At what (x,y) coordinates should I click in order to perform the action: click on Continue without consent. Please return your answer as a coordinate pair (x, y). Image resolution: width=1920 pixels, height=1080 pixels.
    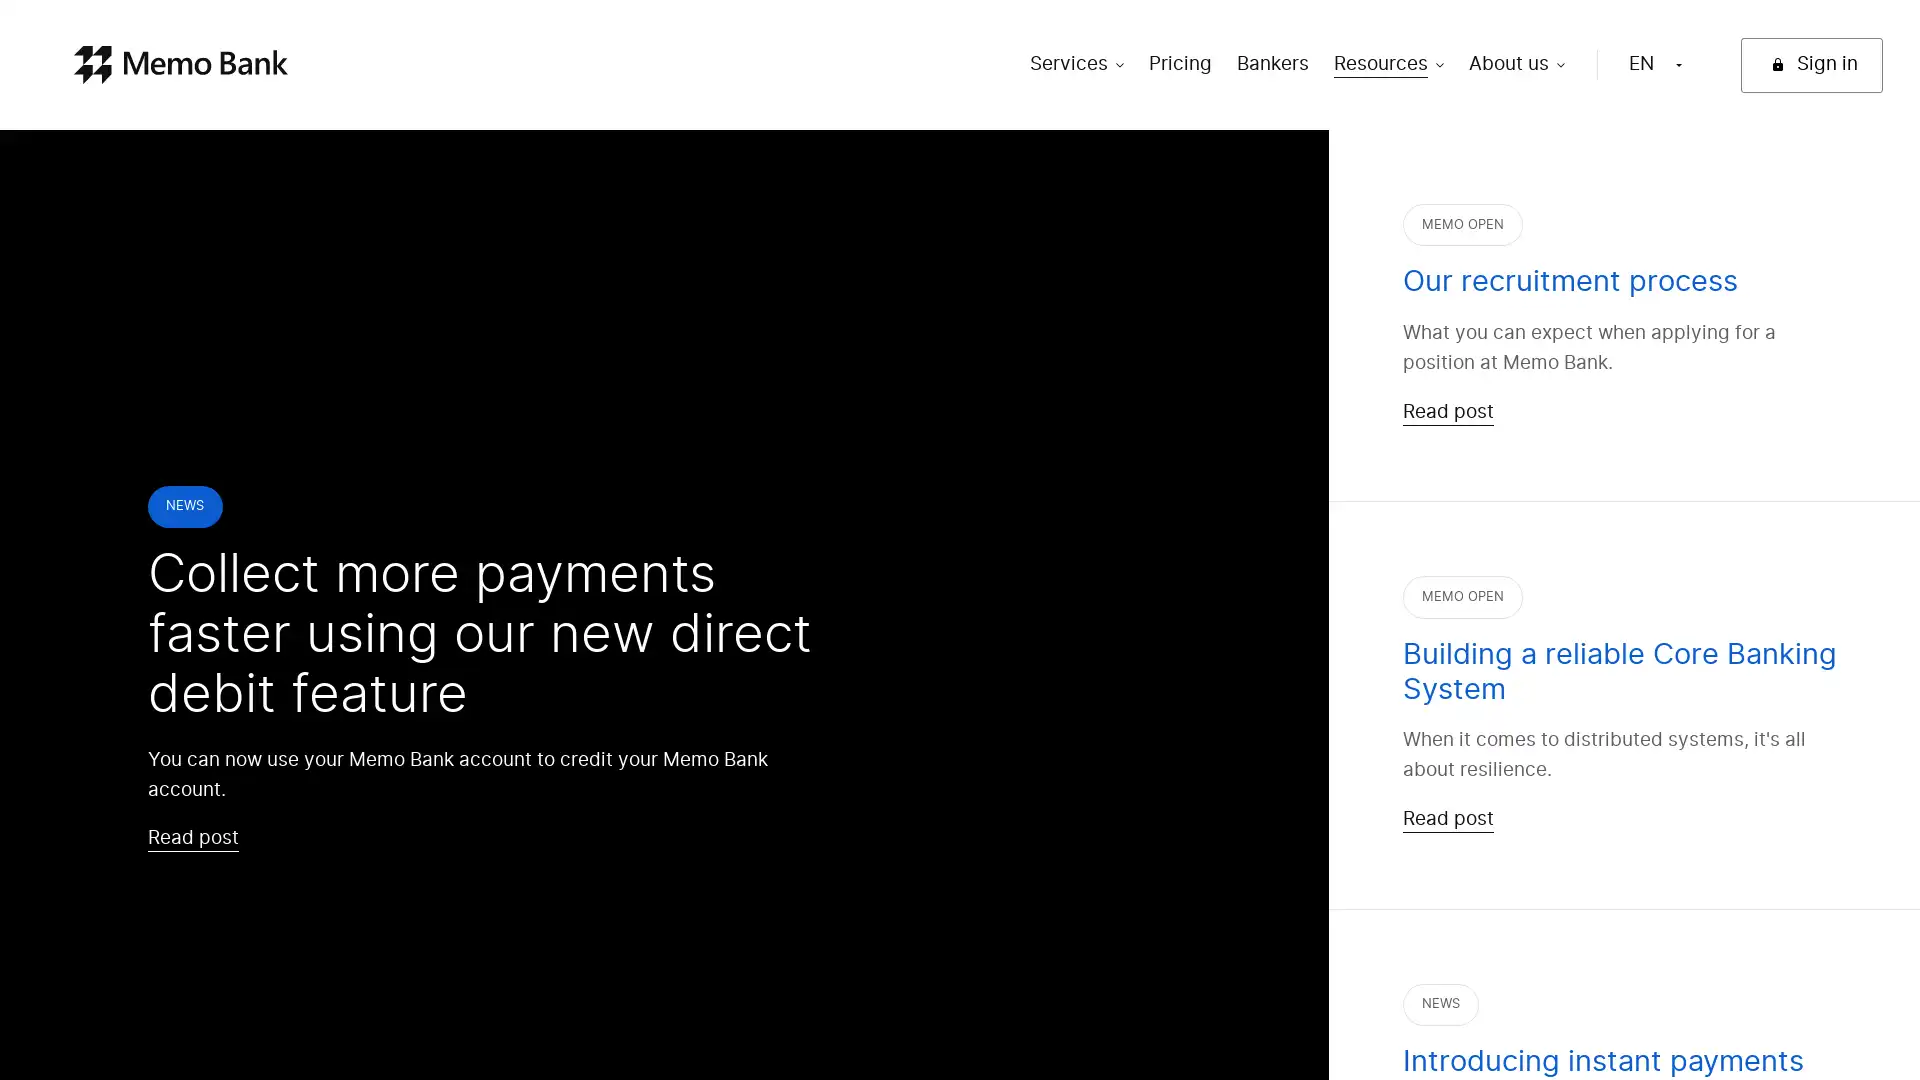
    Looking at the image, I should click on (122, 774).